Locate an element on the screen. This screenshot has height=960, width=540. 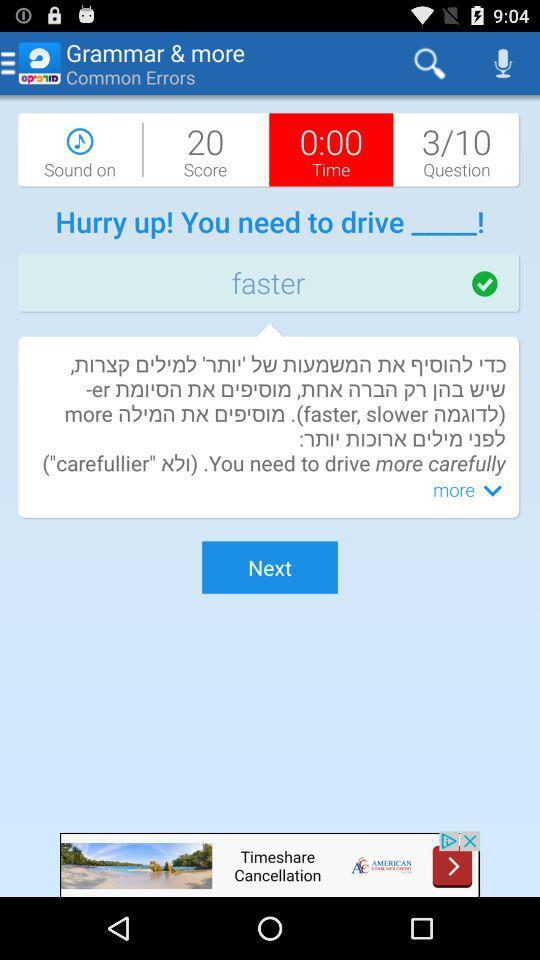
click on advertisement is located at coordinates (270, 863).